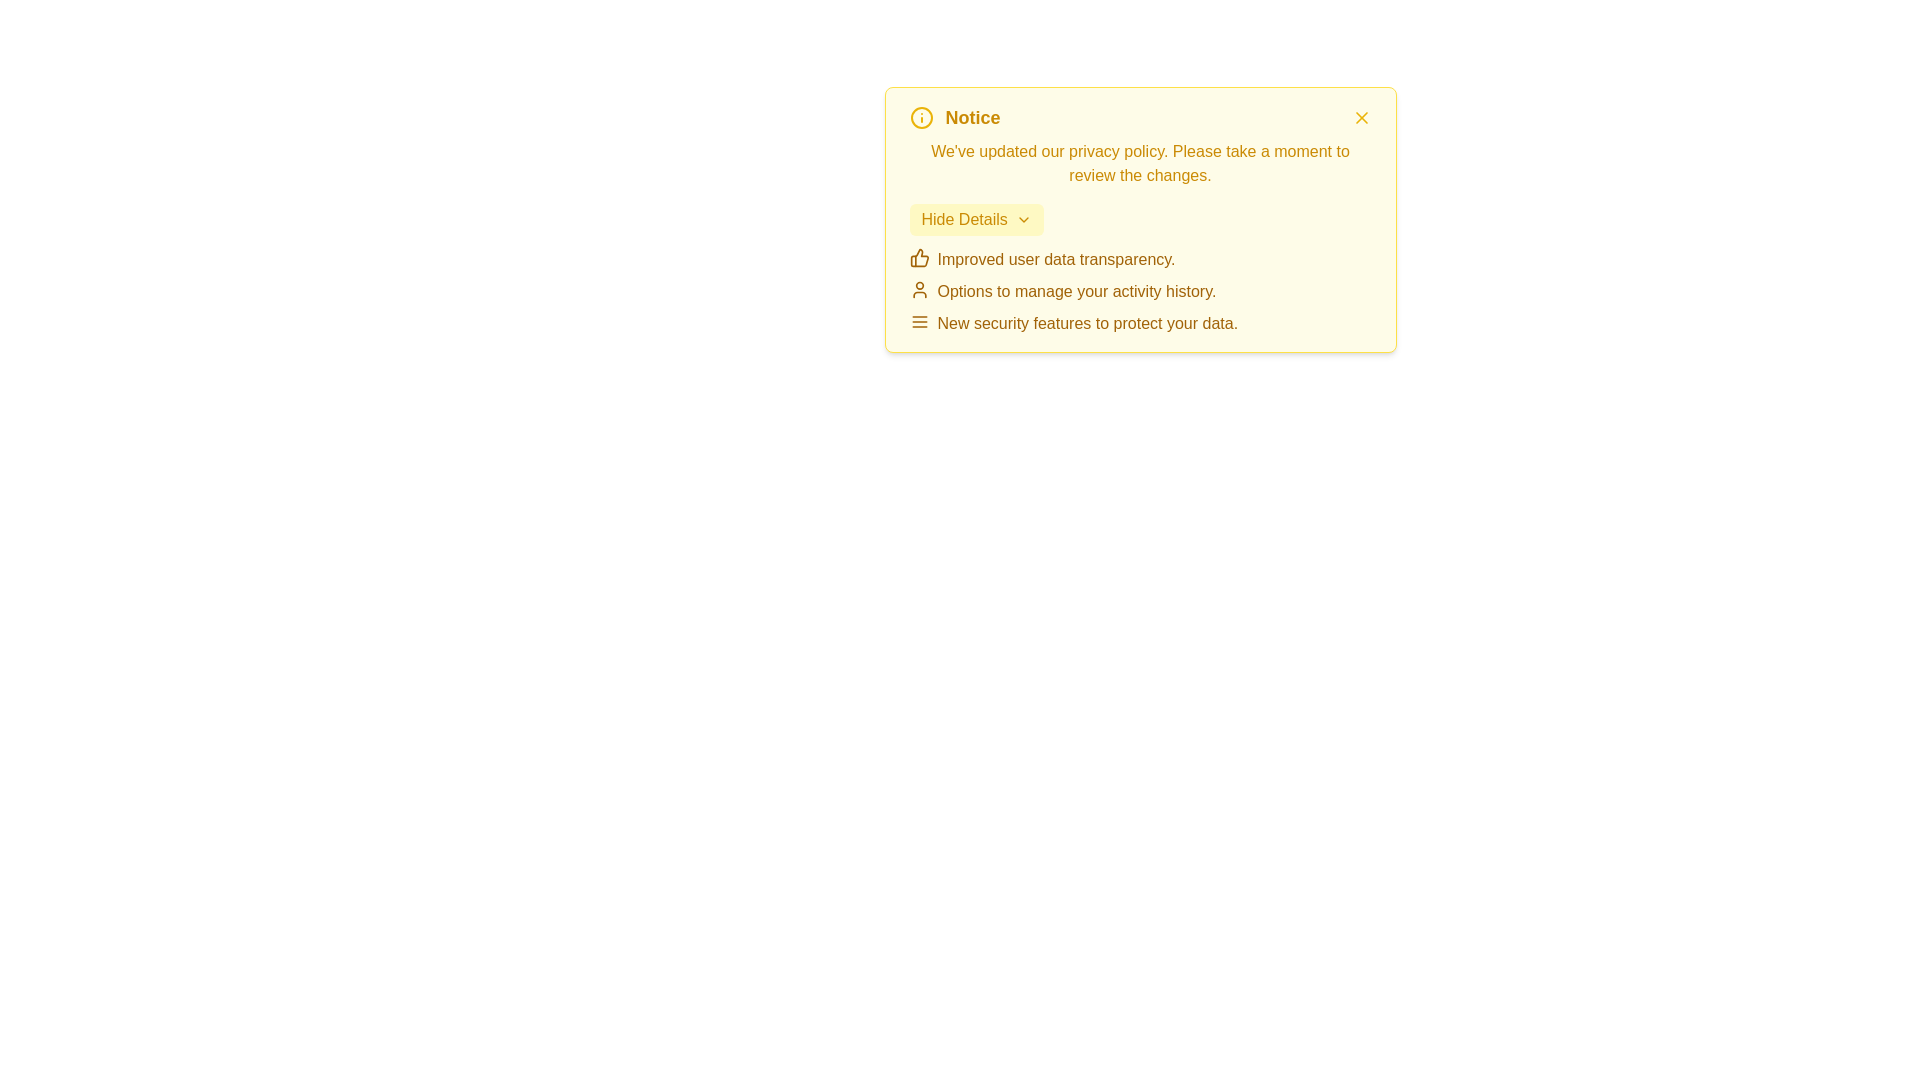 This screenshot has width=1920, height=1080. I want to click on the yellow cross-like button in the top-right corner of the notice box, so click(1360, 118).